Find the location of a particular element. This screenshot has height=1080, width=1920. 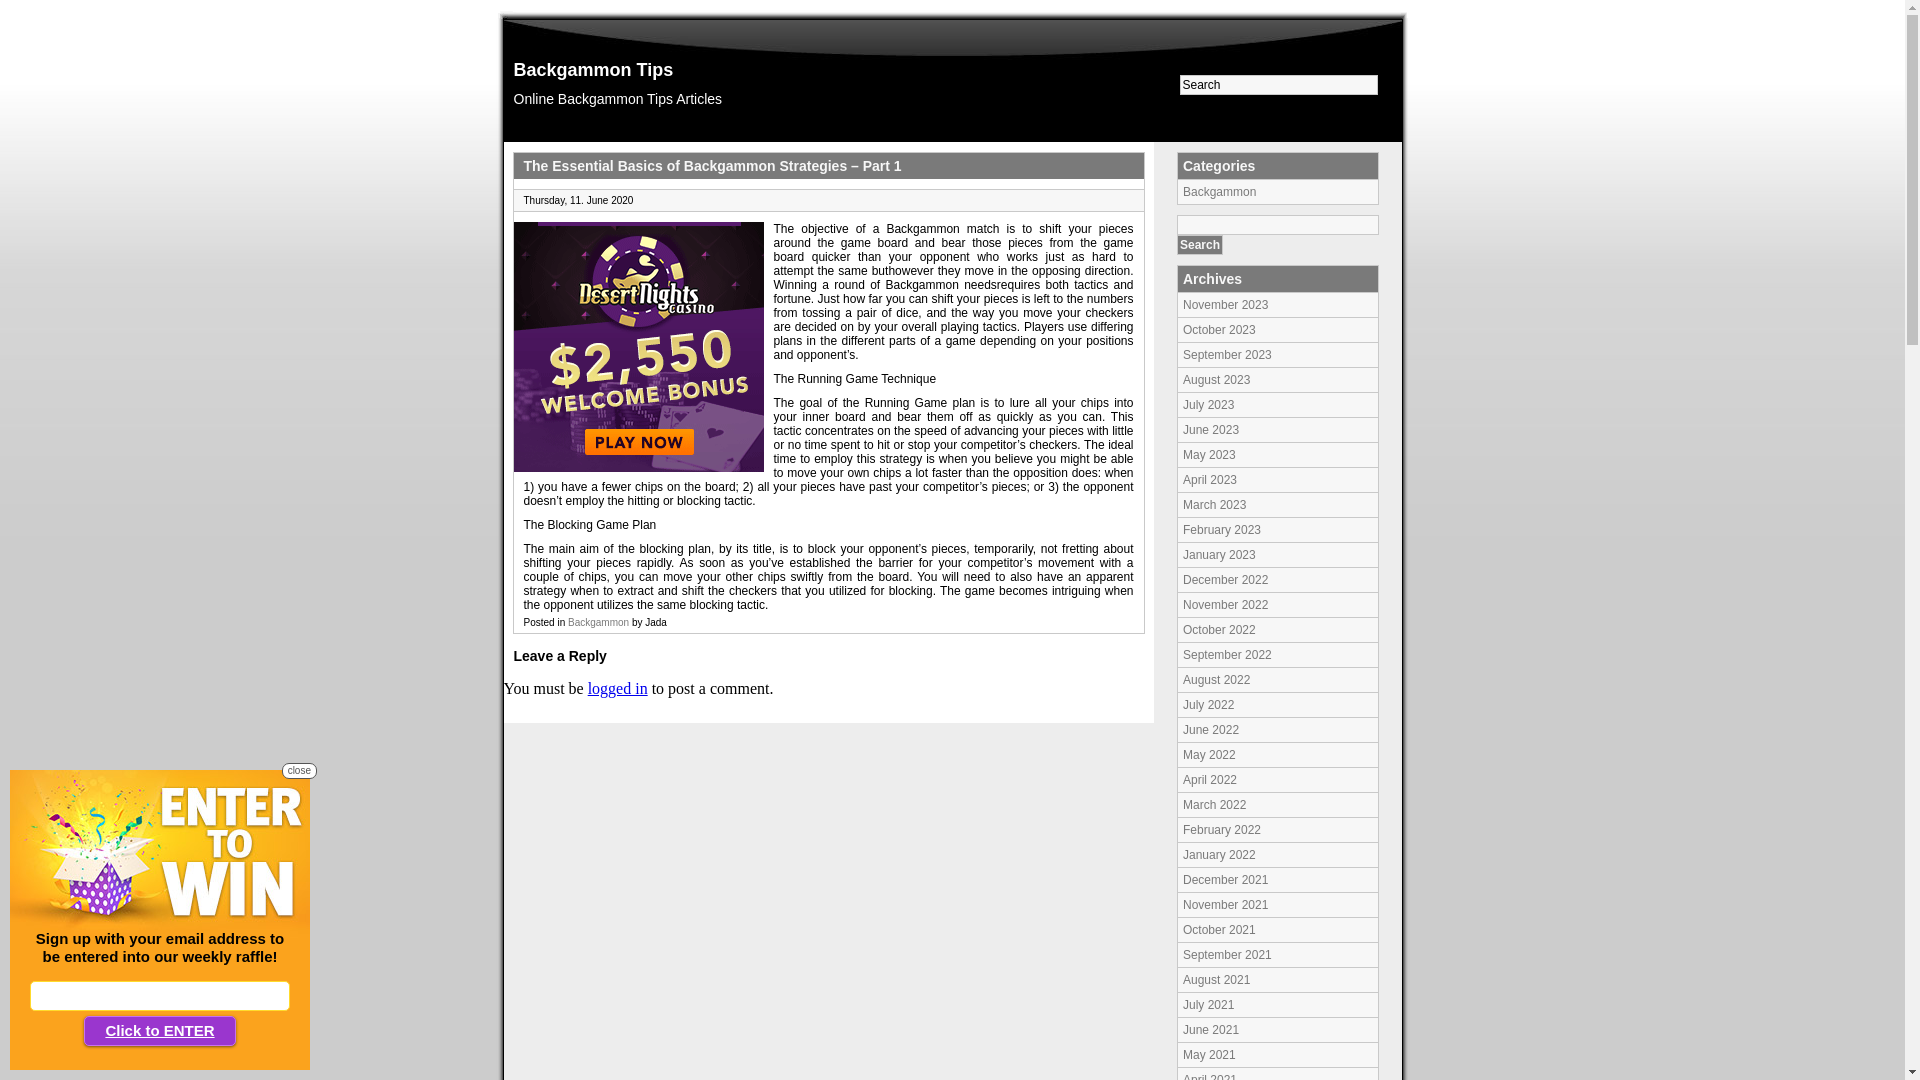

'June 2022' is located at coordinates (1182, 729).